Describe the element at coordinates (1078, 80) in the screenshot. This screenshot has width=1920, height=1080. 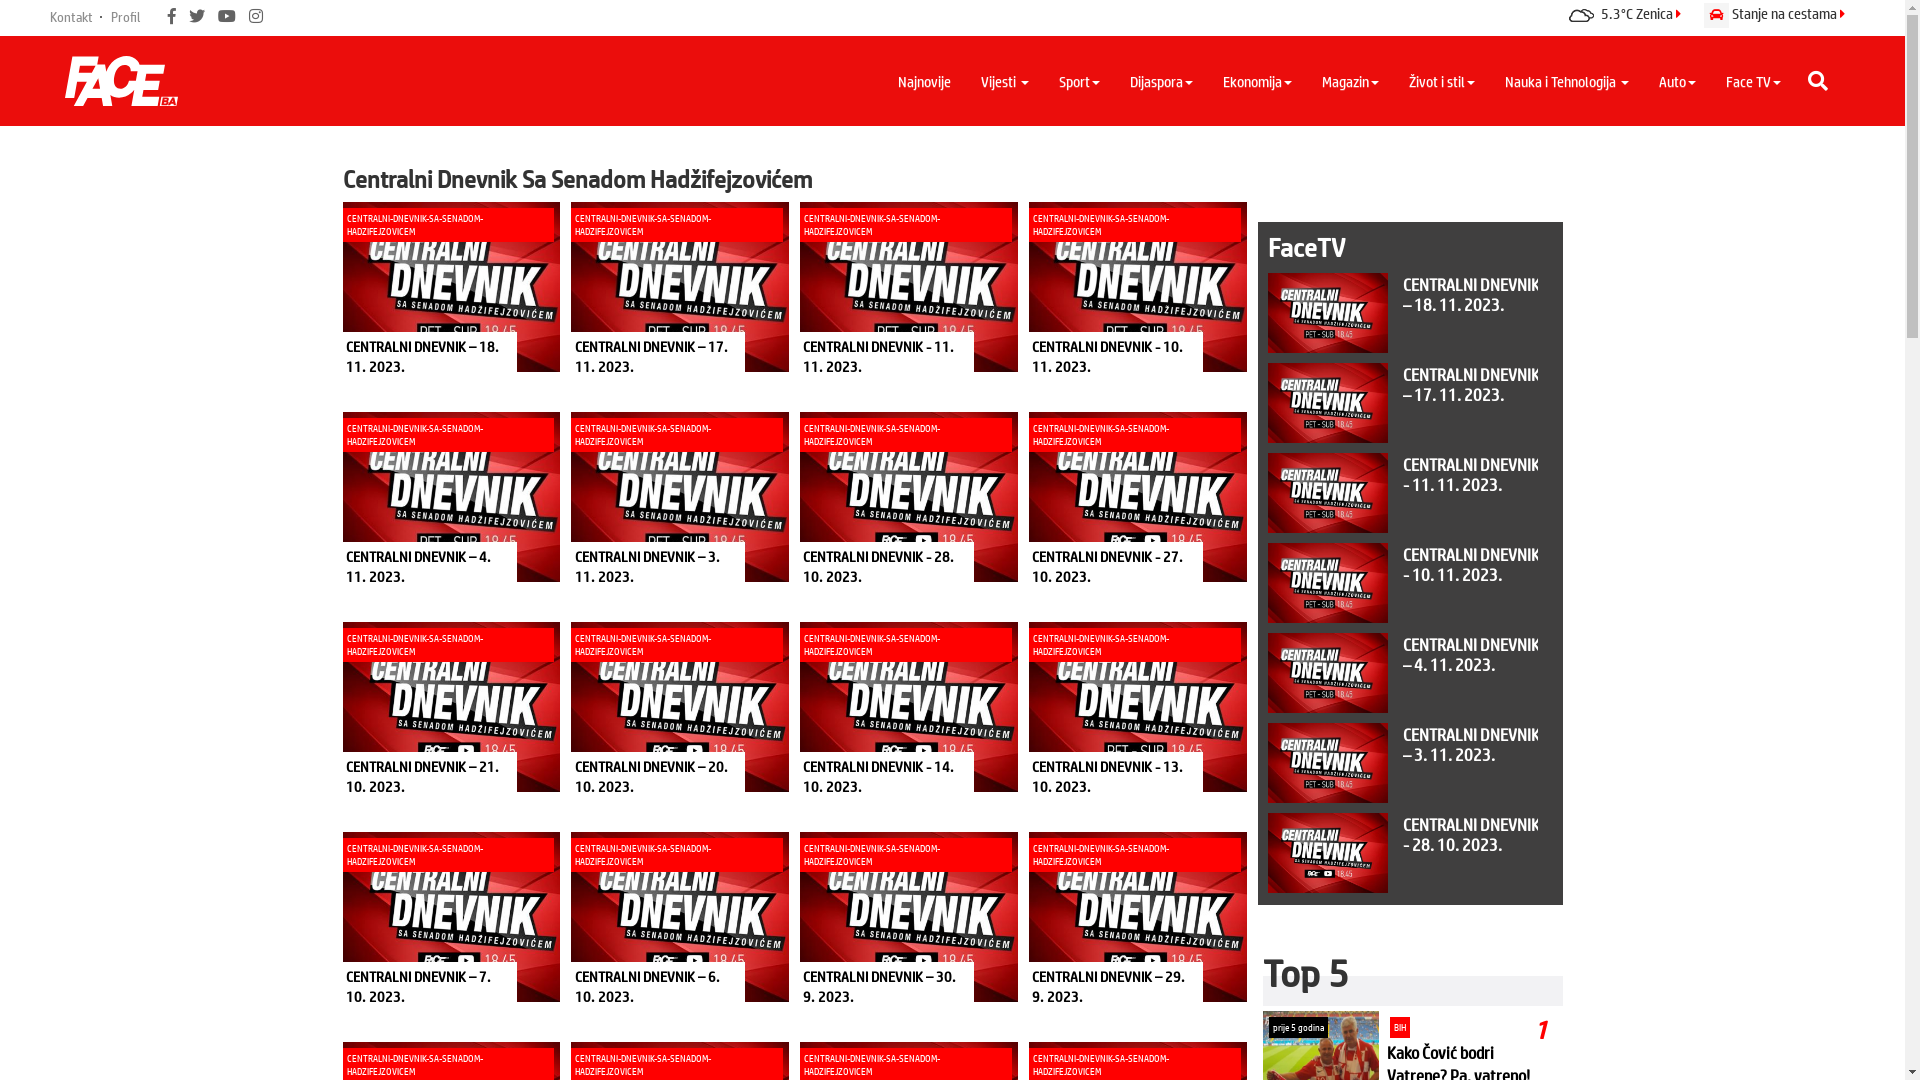
I see `'Sport'` at that location.